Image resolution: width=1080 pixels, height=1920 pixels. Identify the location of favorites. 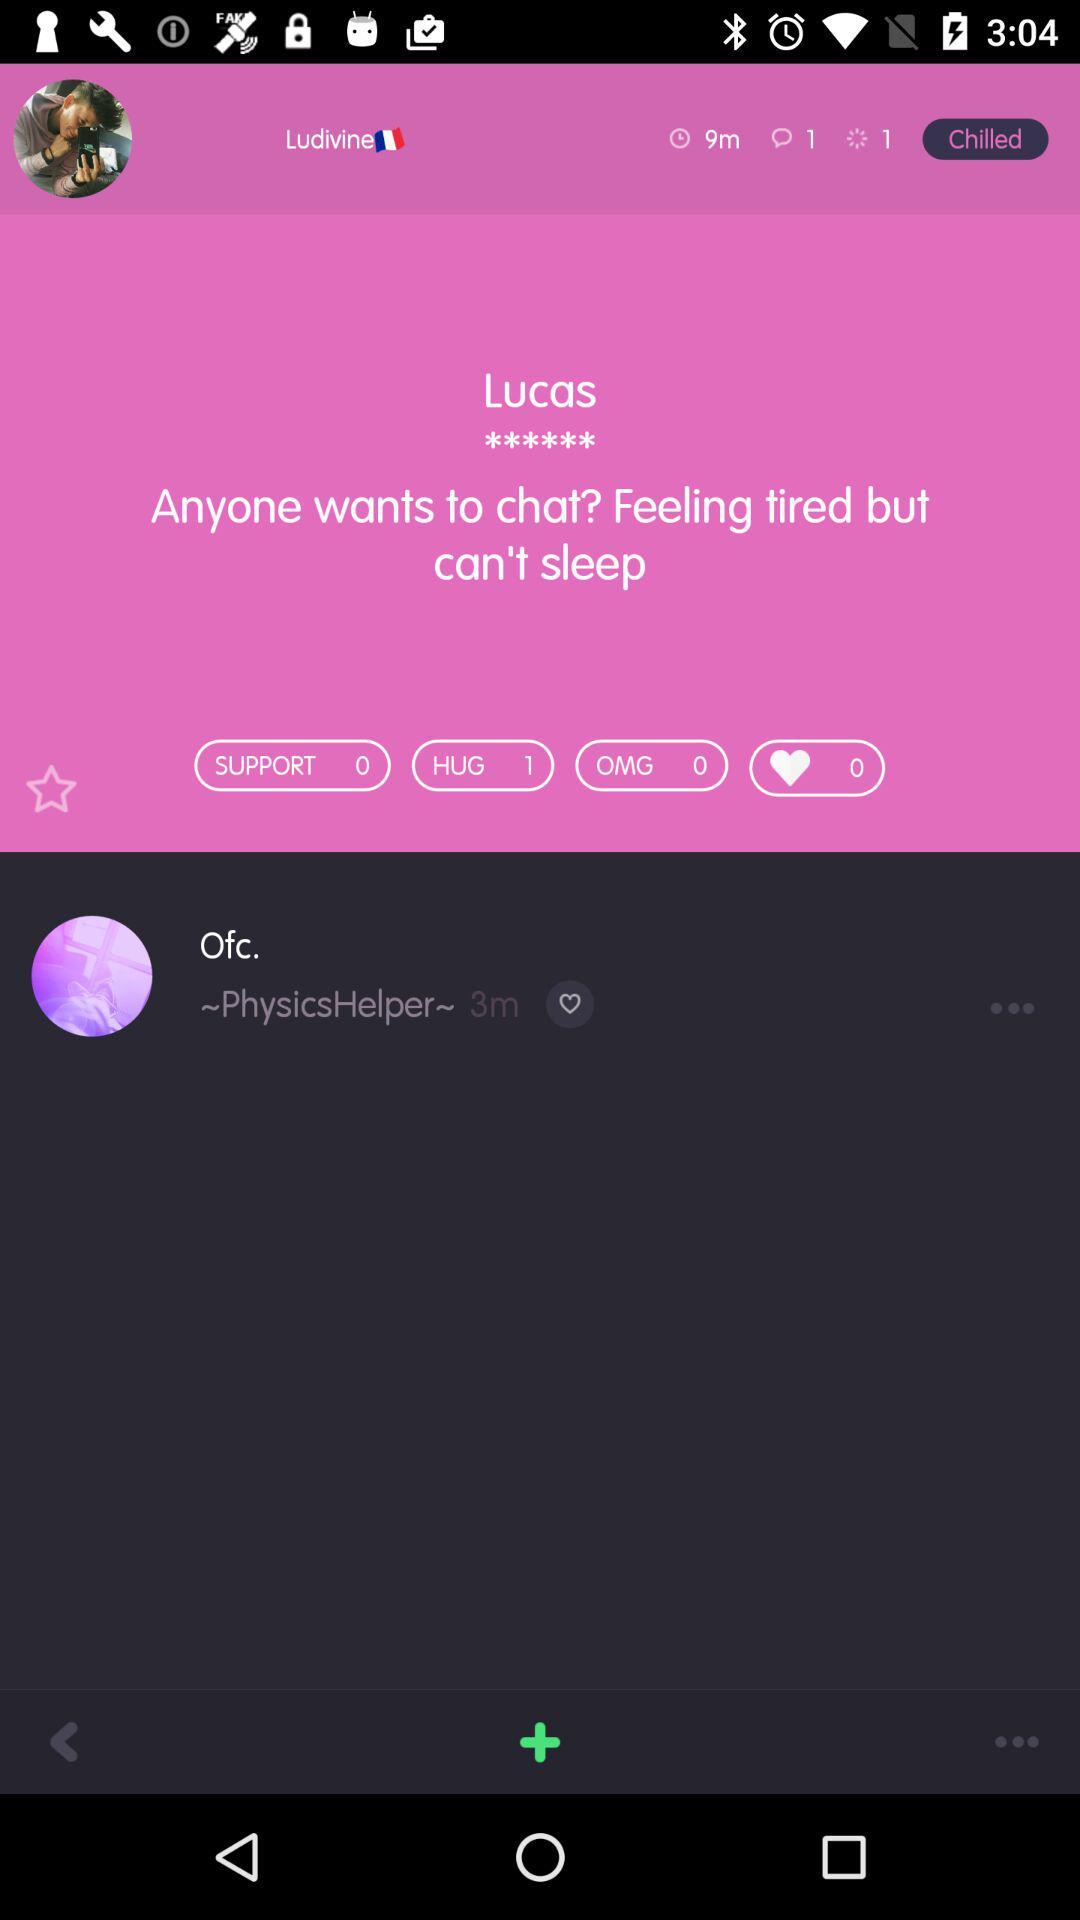
(50, 787).